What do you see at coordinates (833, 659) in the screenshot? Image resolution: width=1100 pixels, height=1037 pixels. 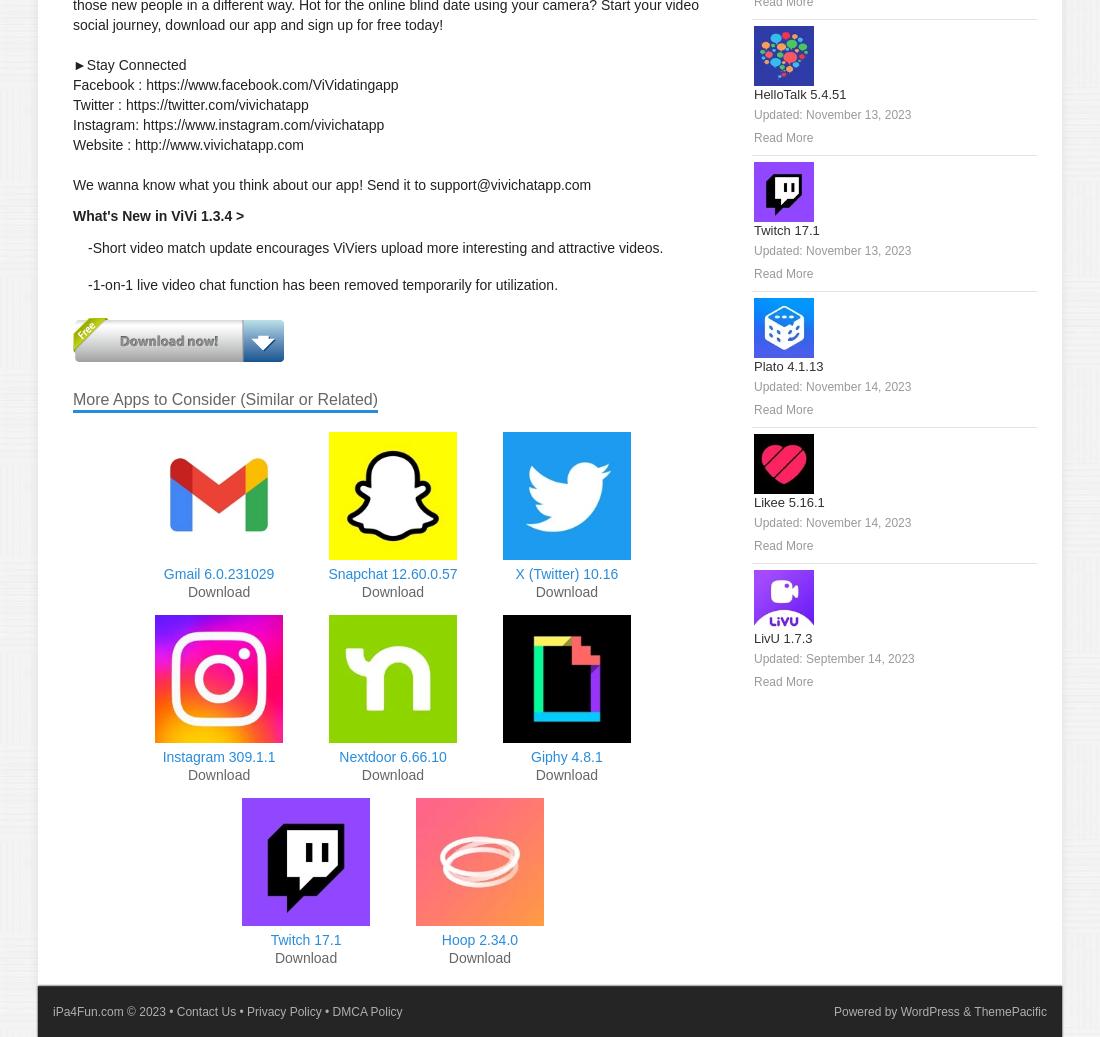 I see `'Updated: September 14, 2023'` at bounding box center [833, 659].